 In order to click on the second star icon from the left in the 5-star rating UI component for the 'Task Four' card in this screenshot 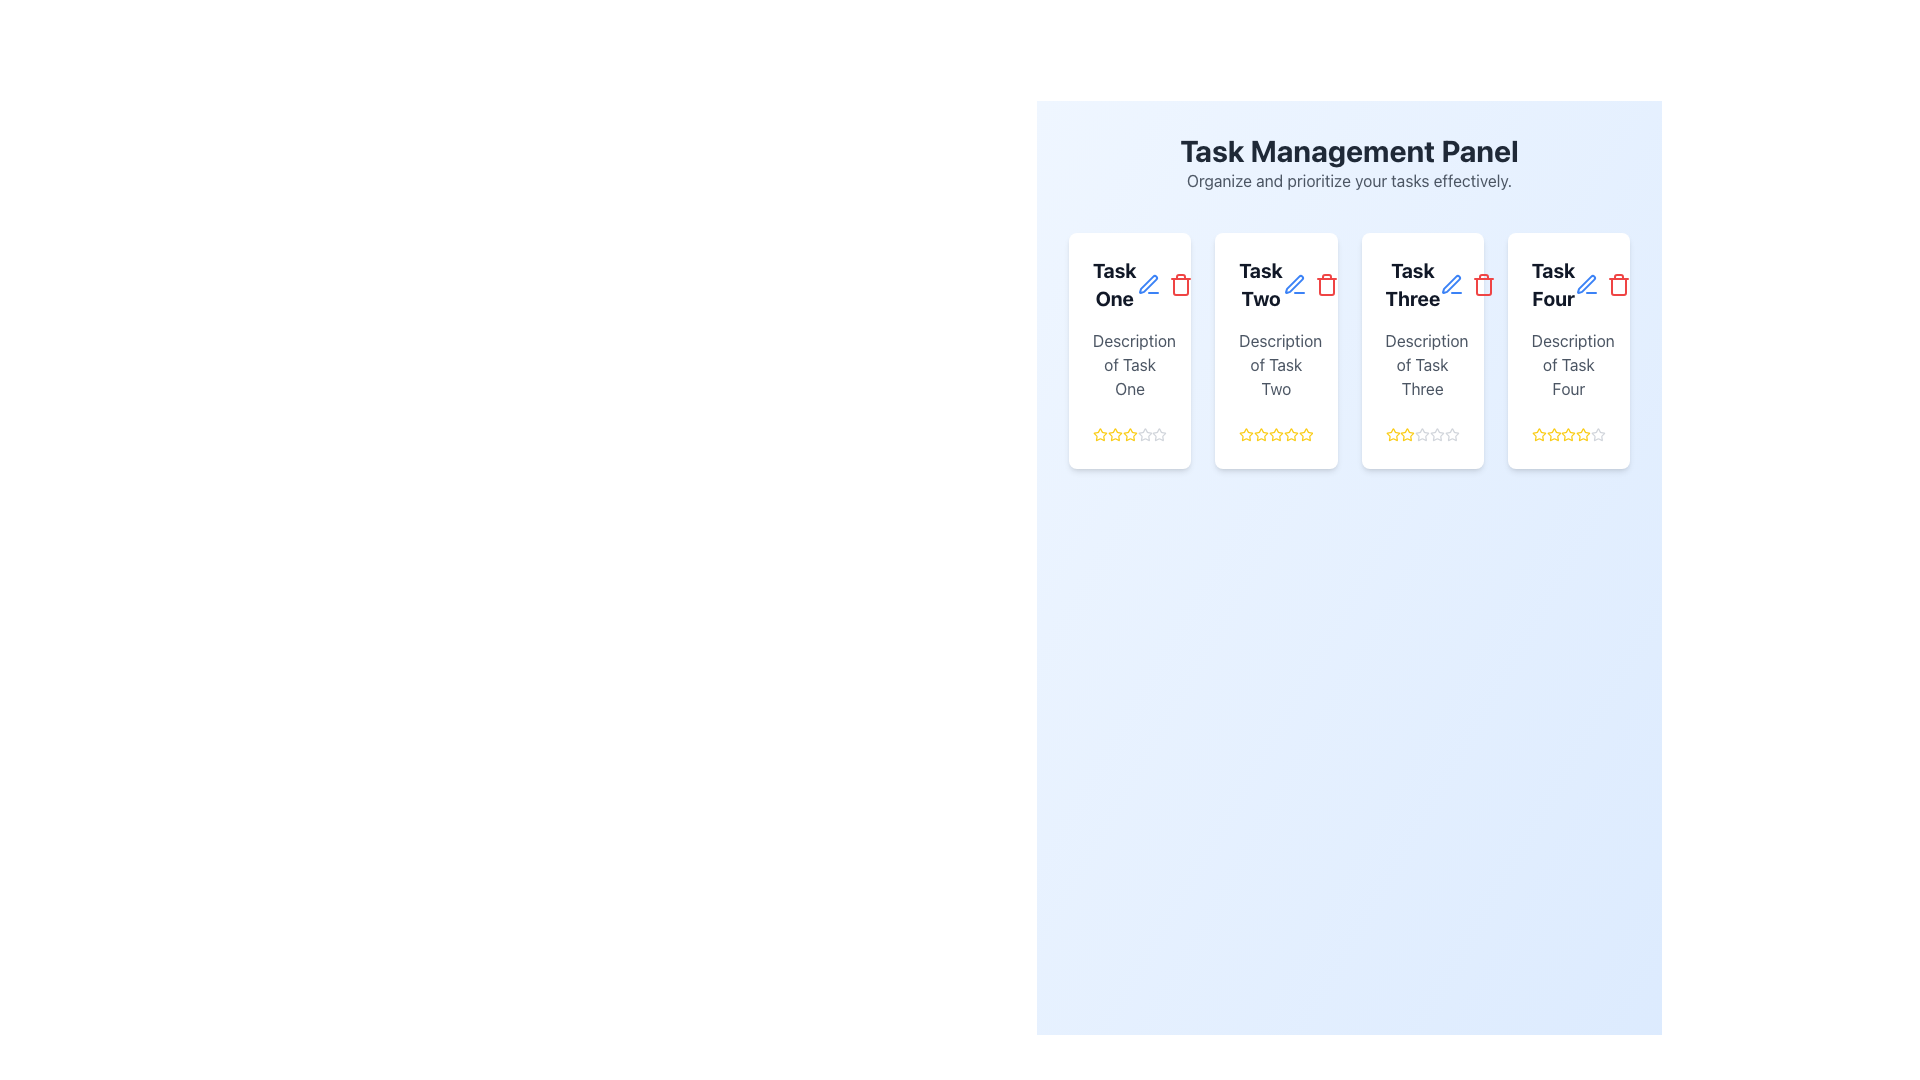, I will do `click(1567, 433)`.